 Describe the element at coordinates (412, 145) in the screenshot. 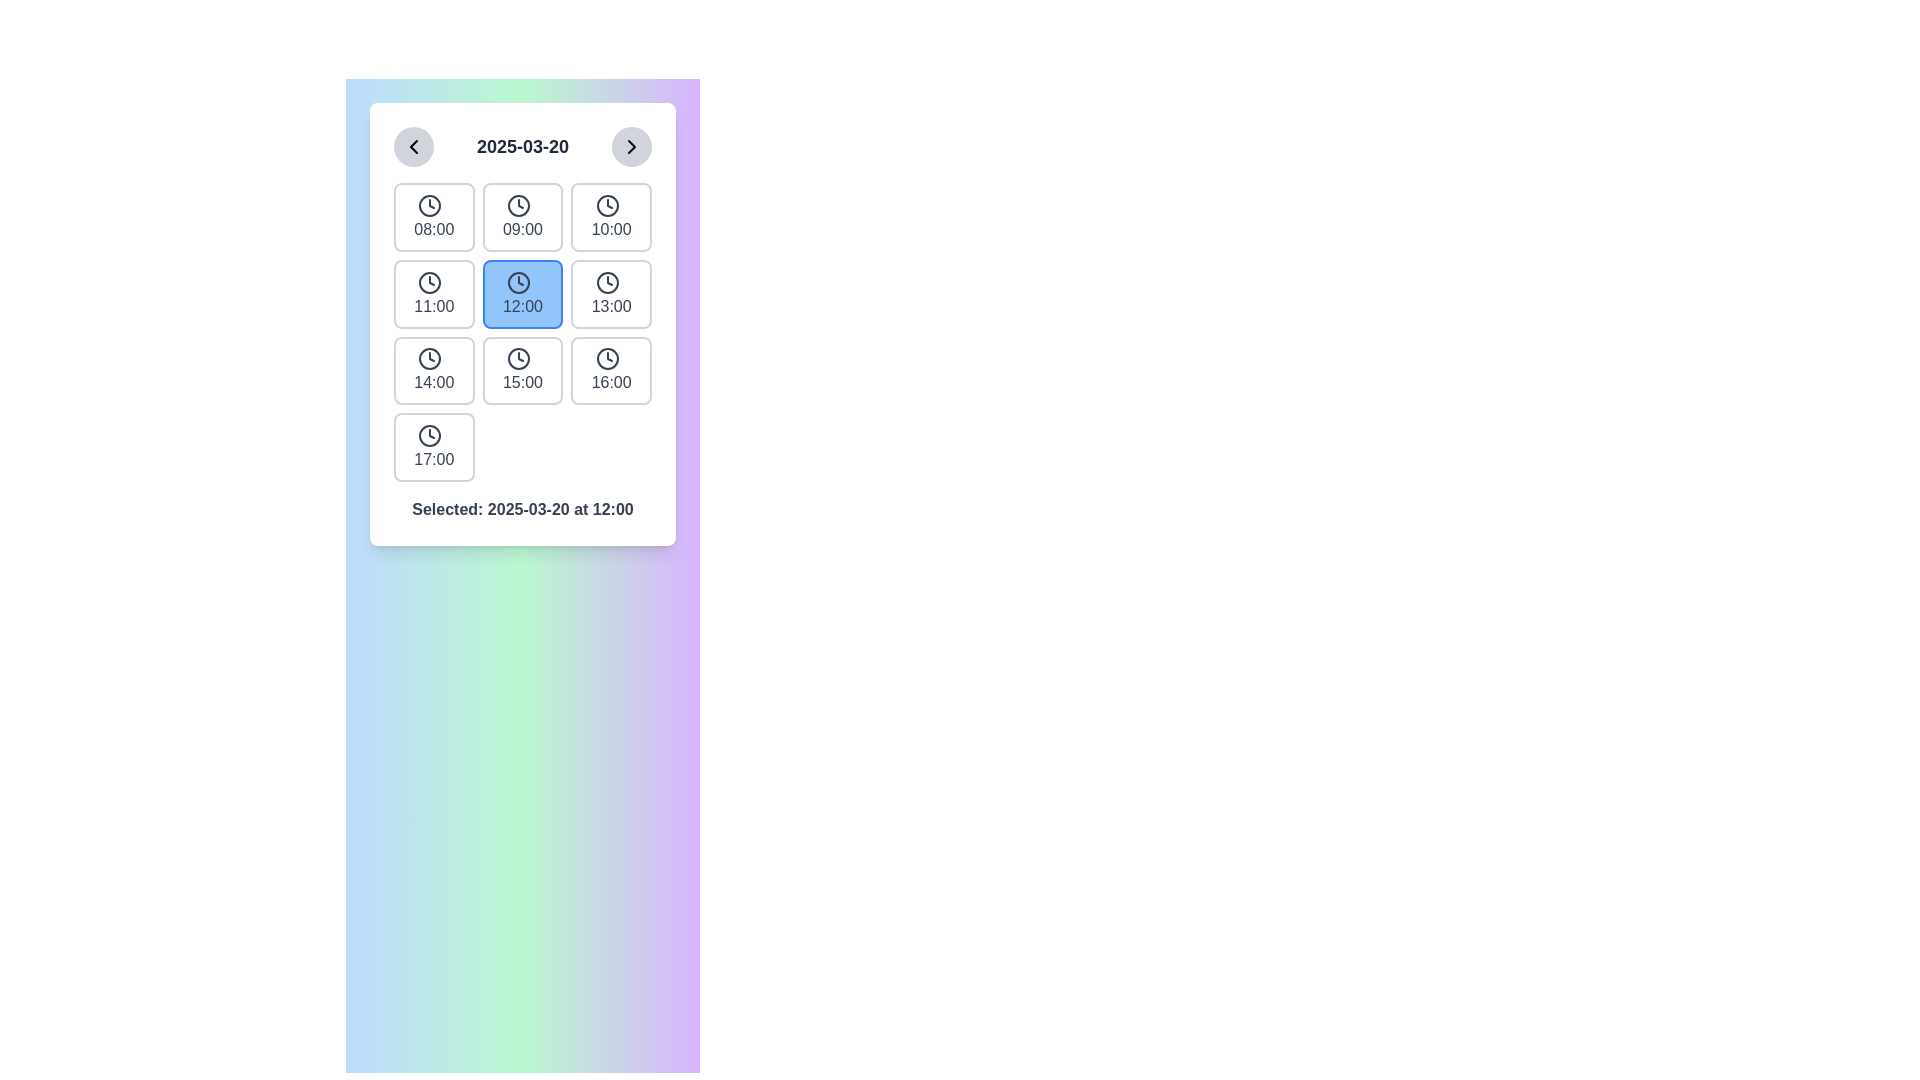

I see `the left-pointing chevron arrow icon located within the rounded rectangular button in the top-left corner of the date selection interface` at that location.